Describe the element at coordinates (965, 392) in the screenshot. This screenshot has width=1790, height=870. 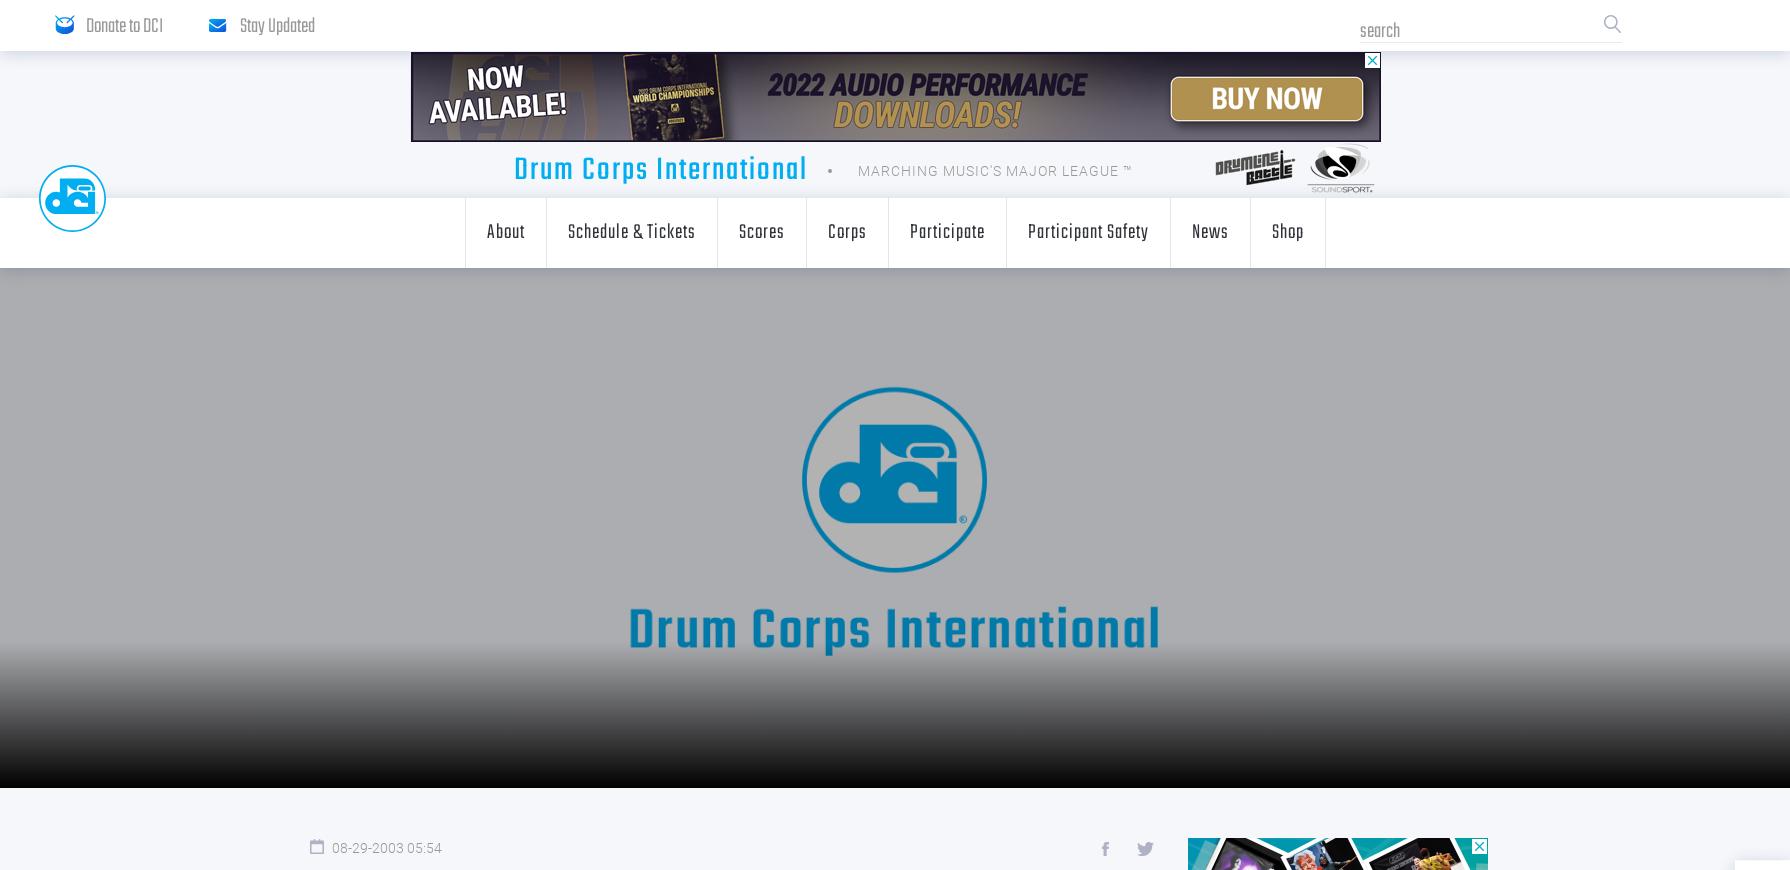
I see `'BANDtastic!'` at that location.